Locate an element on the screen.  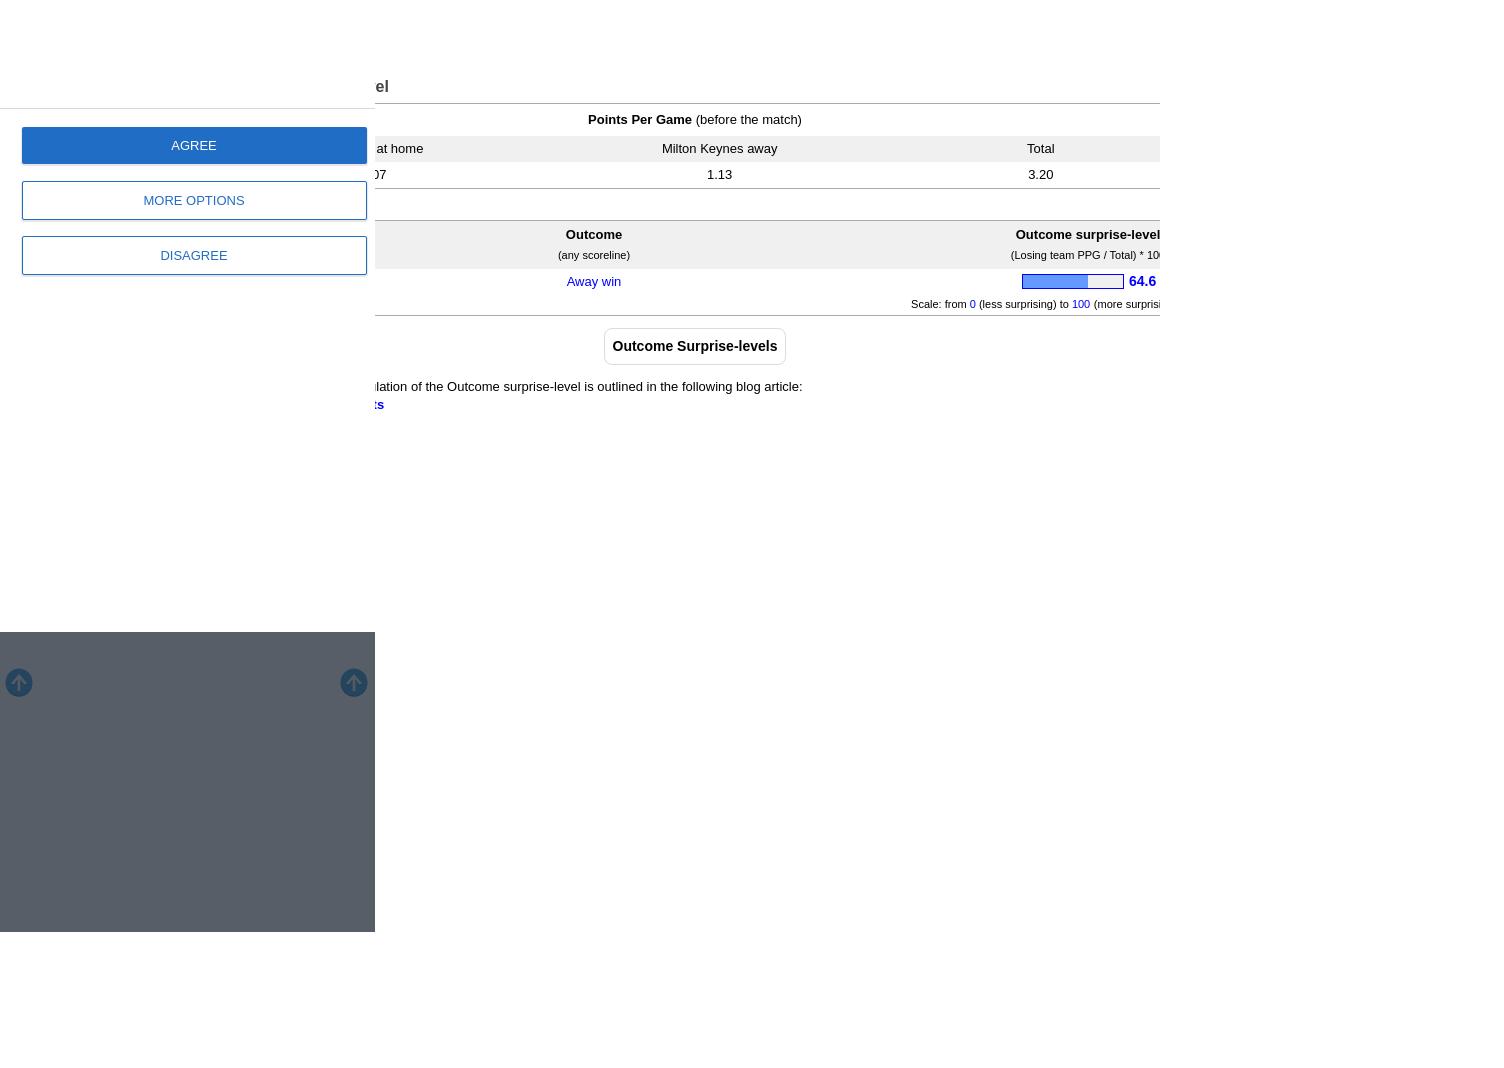
'(less surprising) to' is located at coordinates (1023, 302).